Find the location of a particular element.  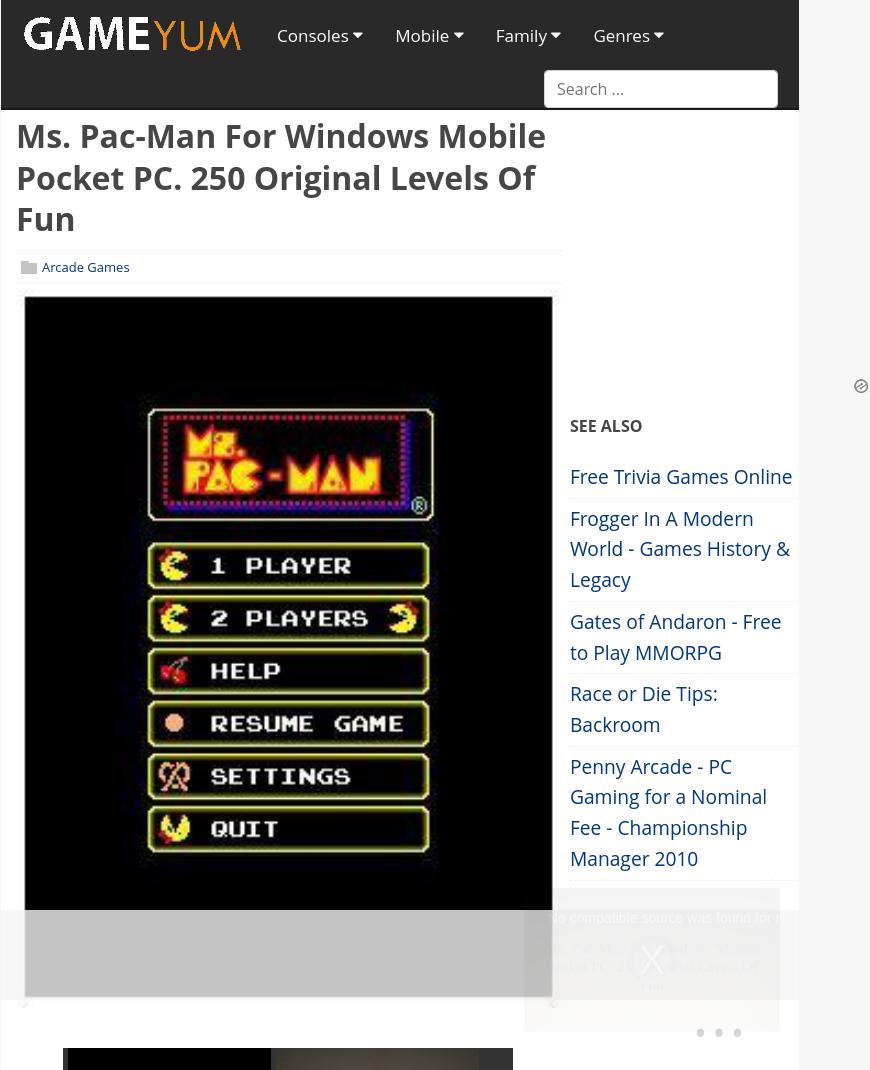

'Frogger In A Modern World - Games History & Legacy' is located at coordinates (679, 547).